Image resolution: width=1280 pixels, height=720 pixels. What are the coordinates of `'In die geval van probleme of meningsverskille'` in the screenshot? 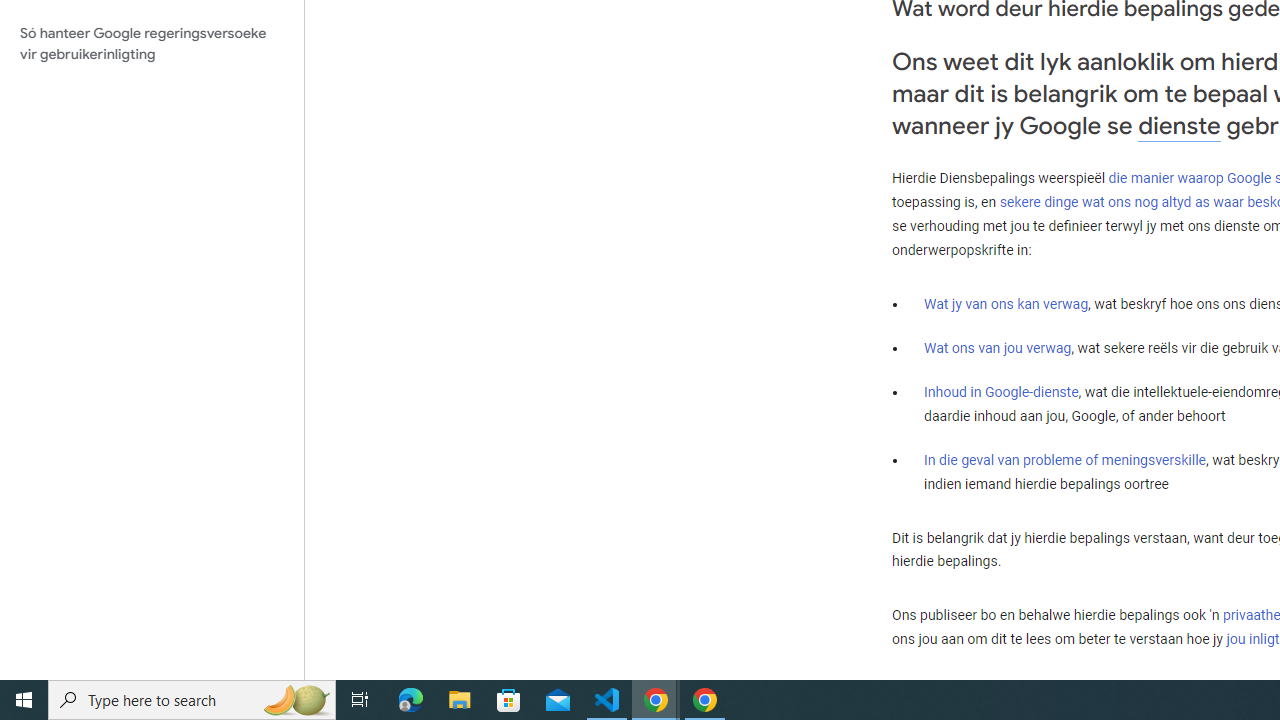 It's located at (1063, 459).